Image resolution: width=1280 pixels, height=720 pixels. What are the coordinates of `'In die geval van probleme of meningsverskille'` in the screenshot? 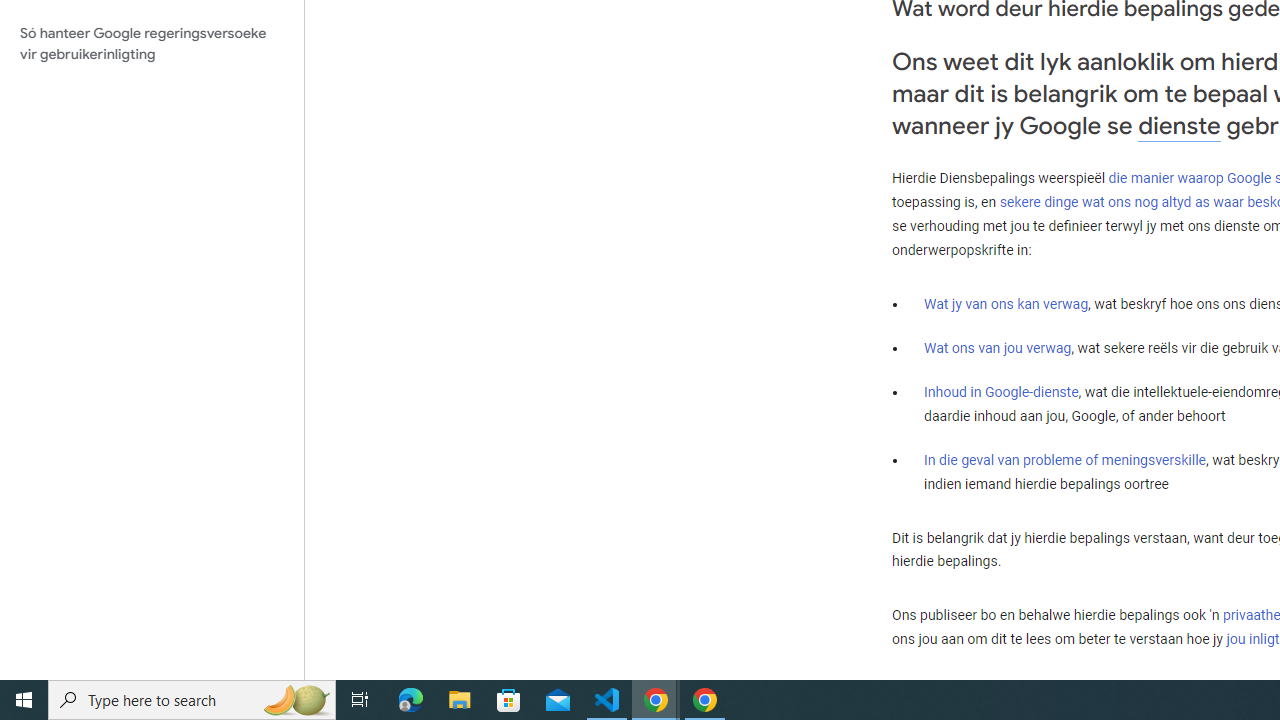 It's located at (1063, 459).